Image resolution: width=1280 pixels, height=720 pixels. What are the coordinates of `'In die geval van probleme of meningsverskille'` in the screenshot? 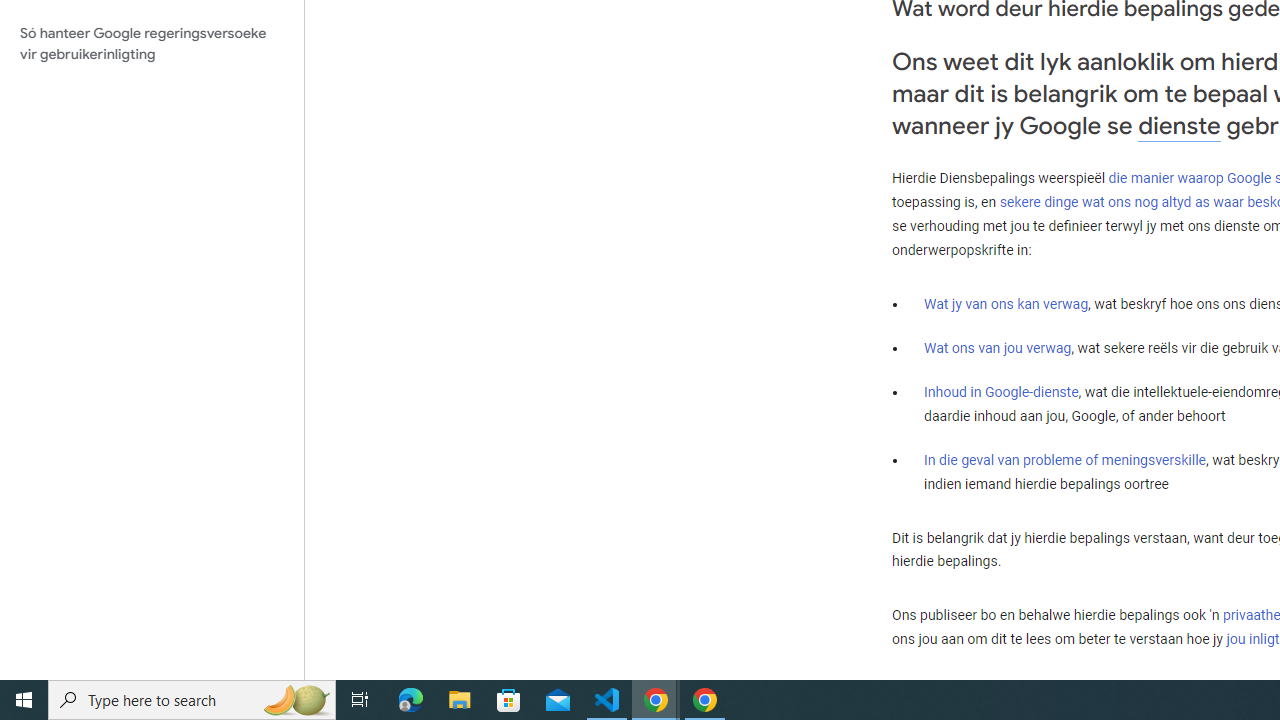 It's located at (1063, 459).